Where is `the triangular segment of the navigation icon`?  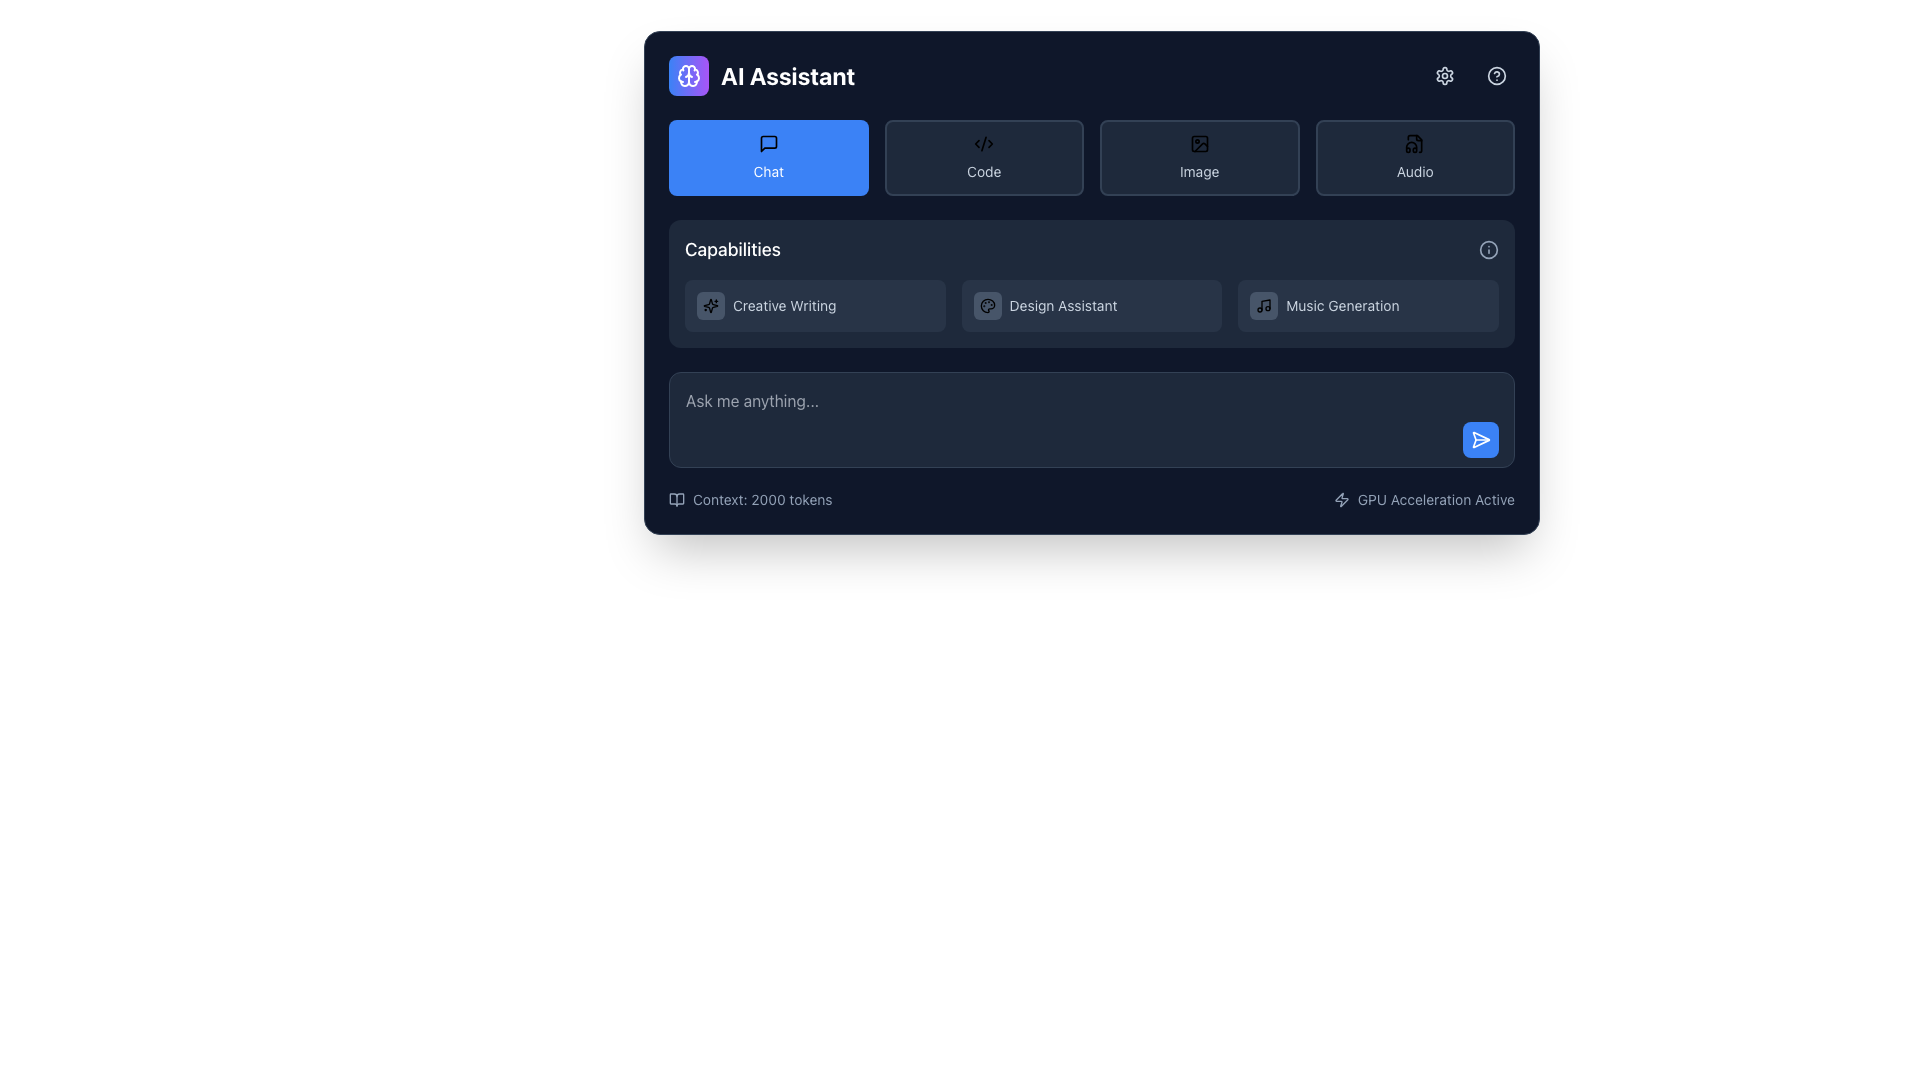 the triangular segment of the navigation icon is located at coordinates (1481, 438).